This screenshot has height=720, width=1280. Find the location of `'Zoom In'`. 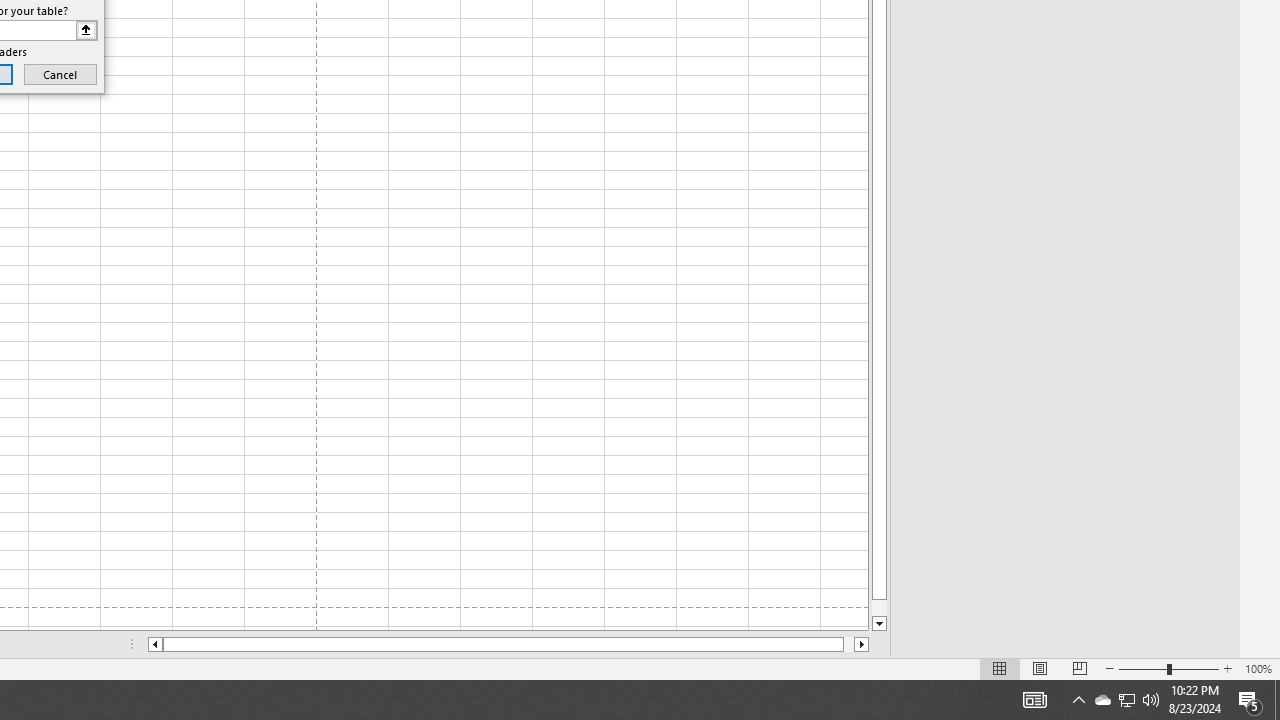

'Zoom In' is located at coordinates (1226, 669).